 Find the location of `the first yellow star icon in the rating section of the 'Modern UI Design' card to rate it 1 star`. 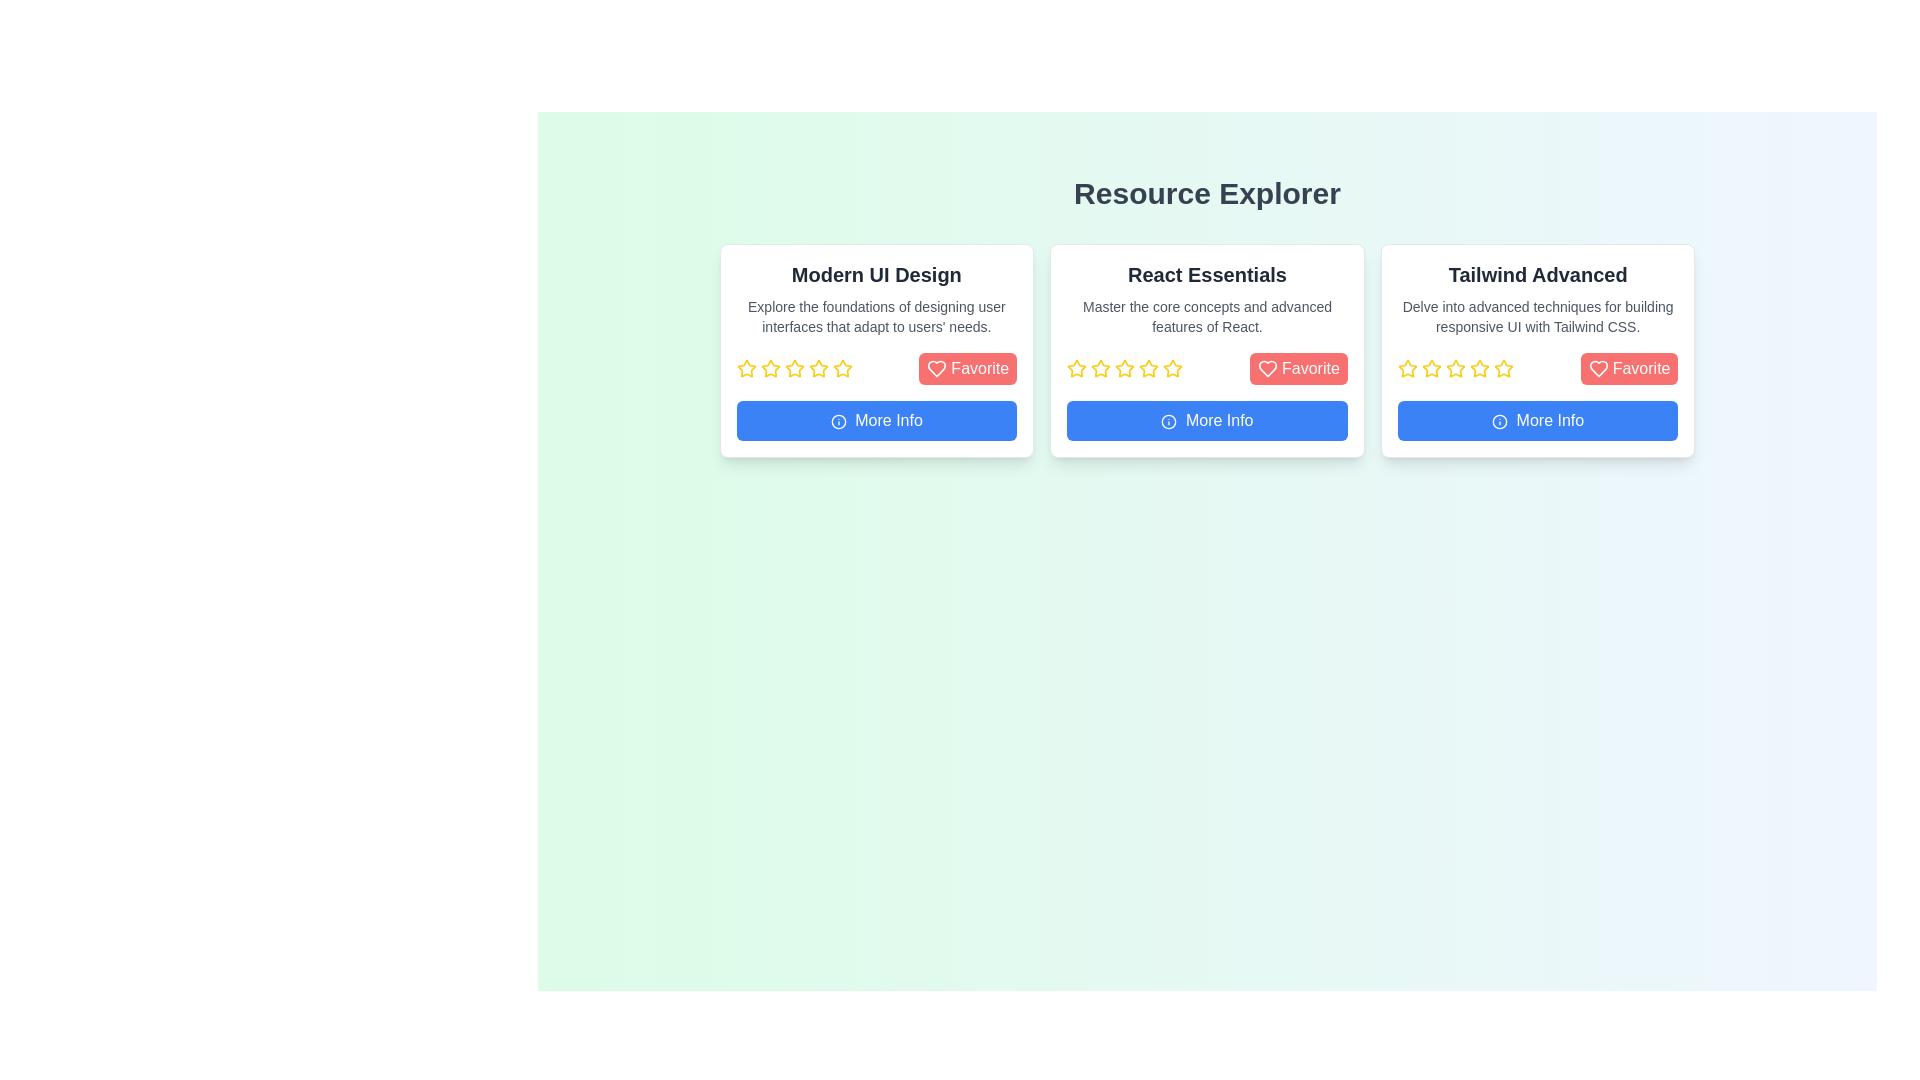

the first yellow star icon in the rating section of the 'Modern UI Design' card to rate it 1 star is located at coordinates (769, 368).